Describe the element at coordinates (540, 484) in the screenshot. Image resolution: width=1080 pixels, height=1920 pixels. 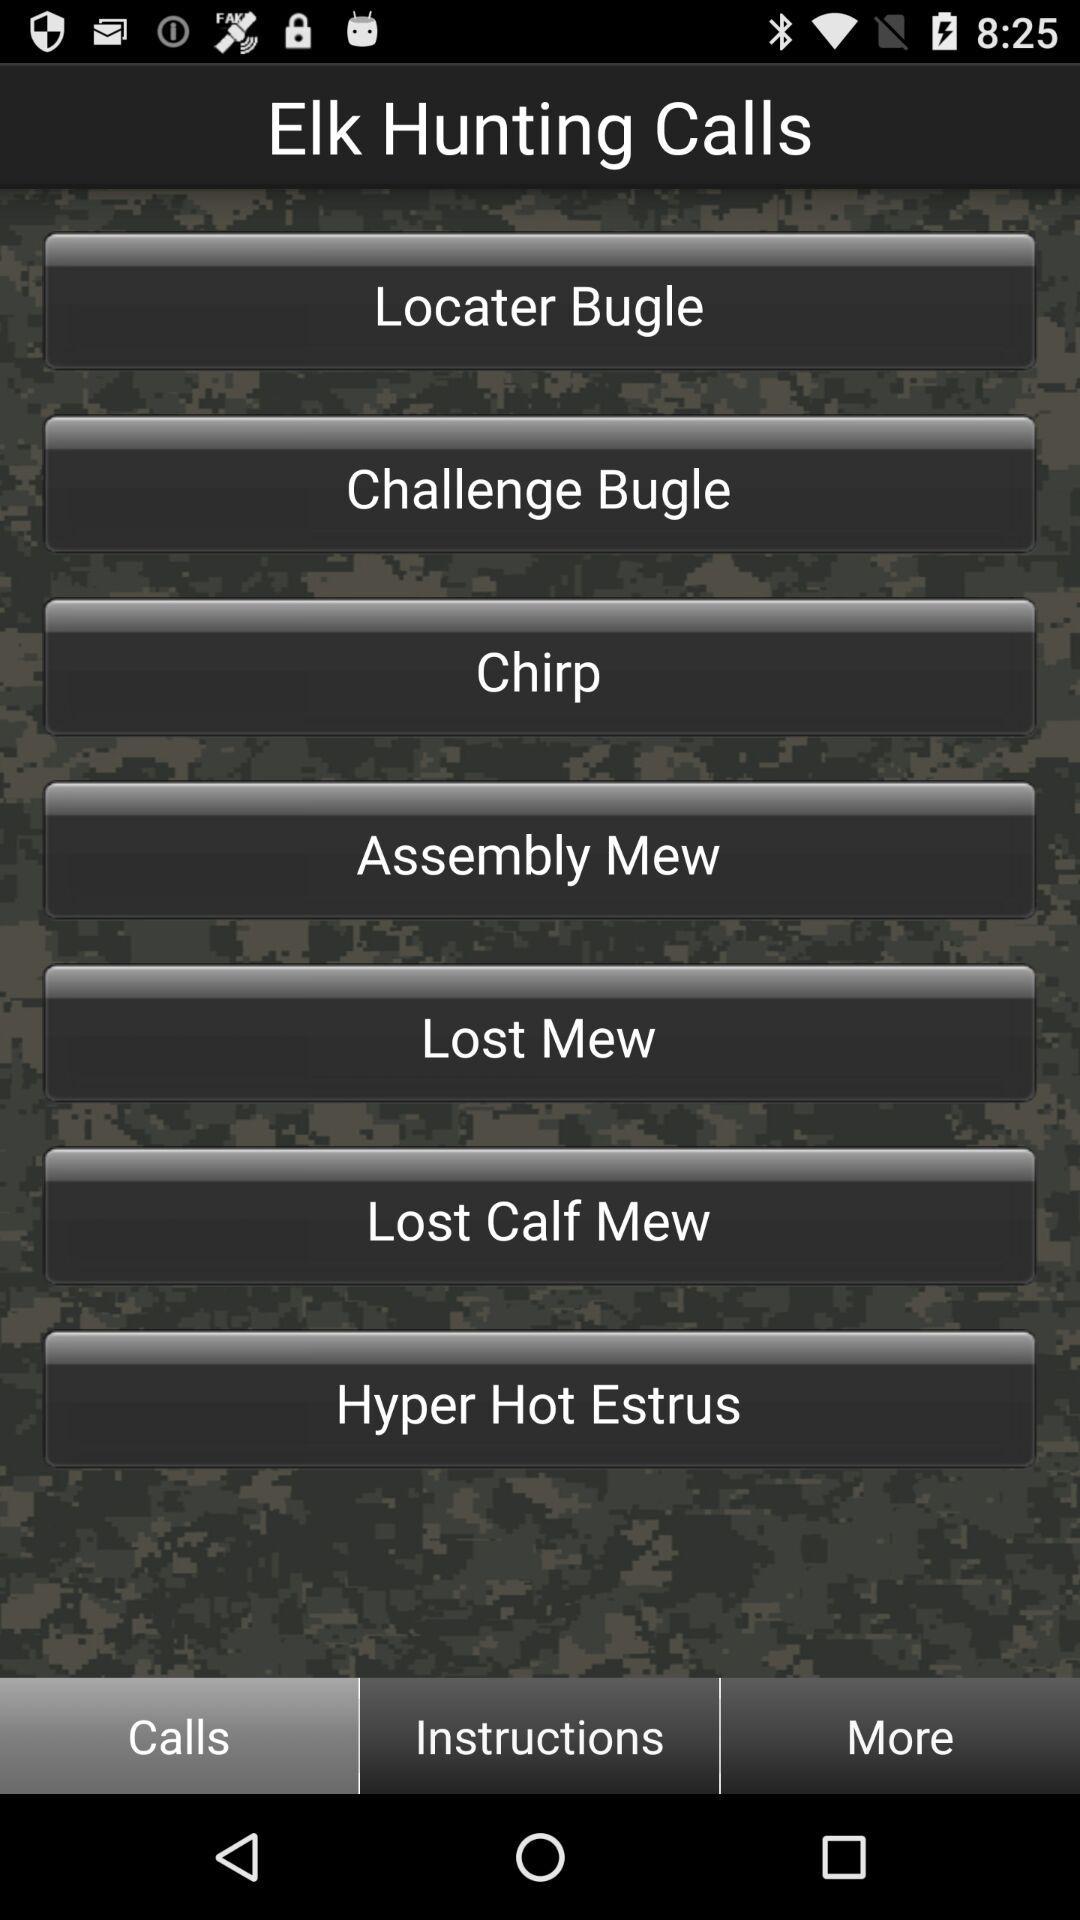
I see `challenge bugle item` at that location.